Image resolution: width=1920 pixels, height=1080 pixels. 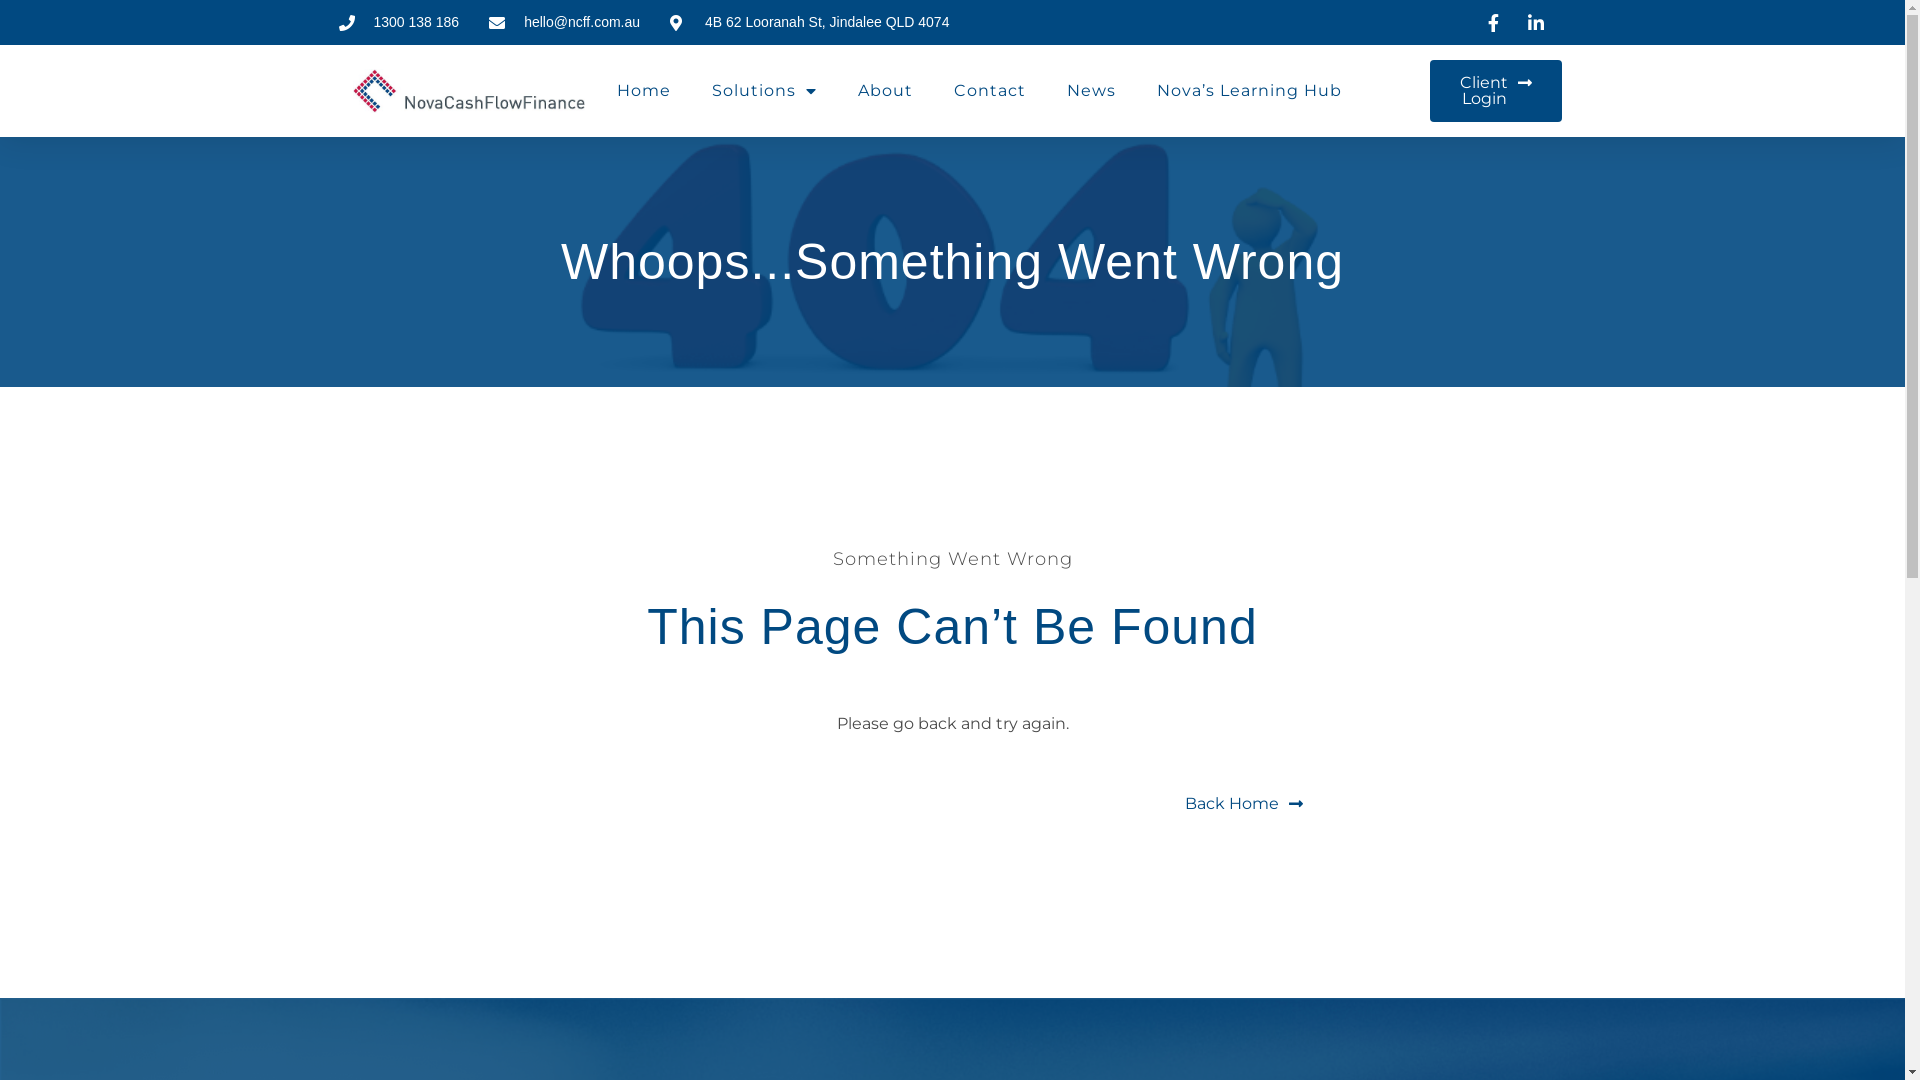 I want to click on 'About', so click(x=884, y=91).